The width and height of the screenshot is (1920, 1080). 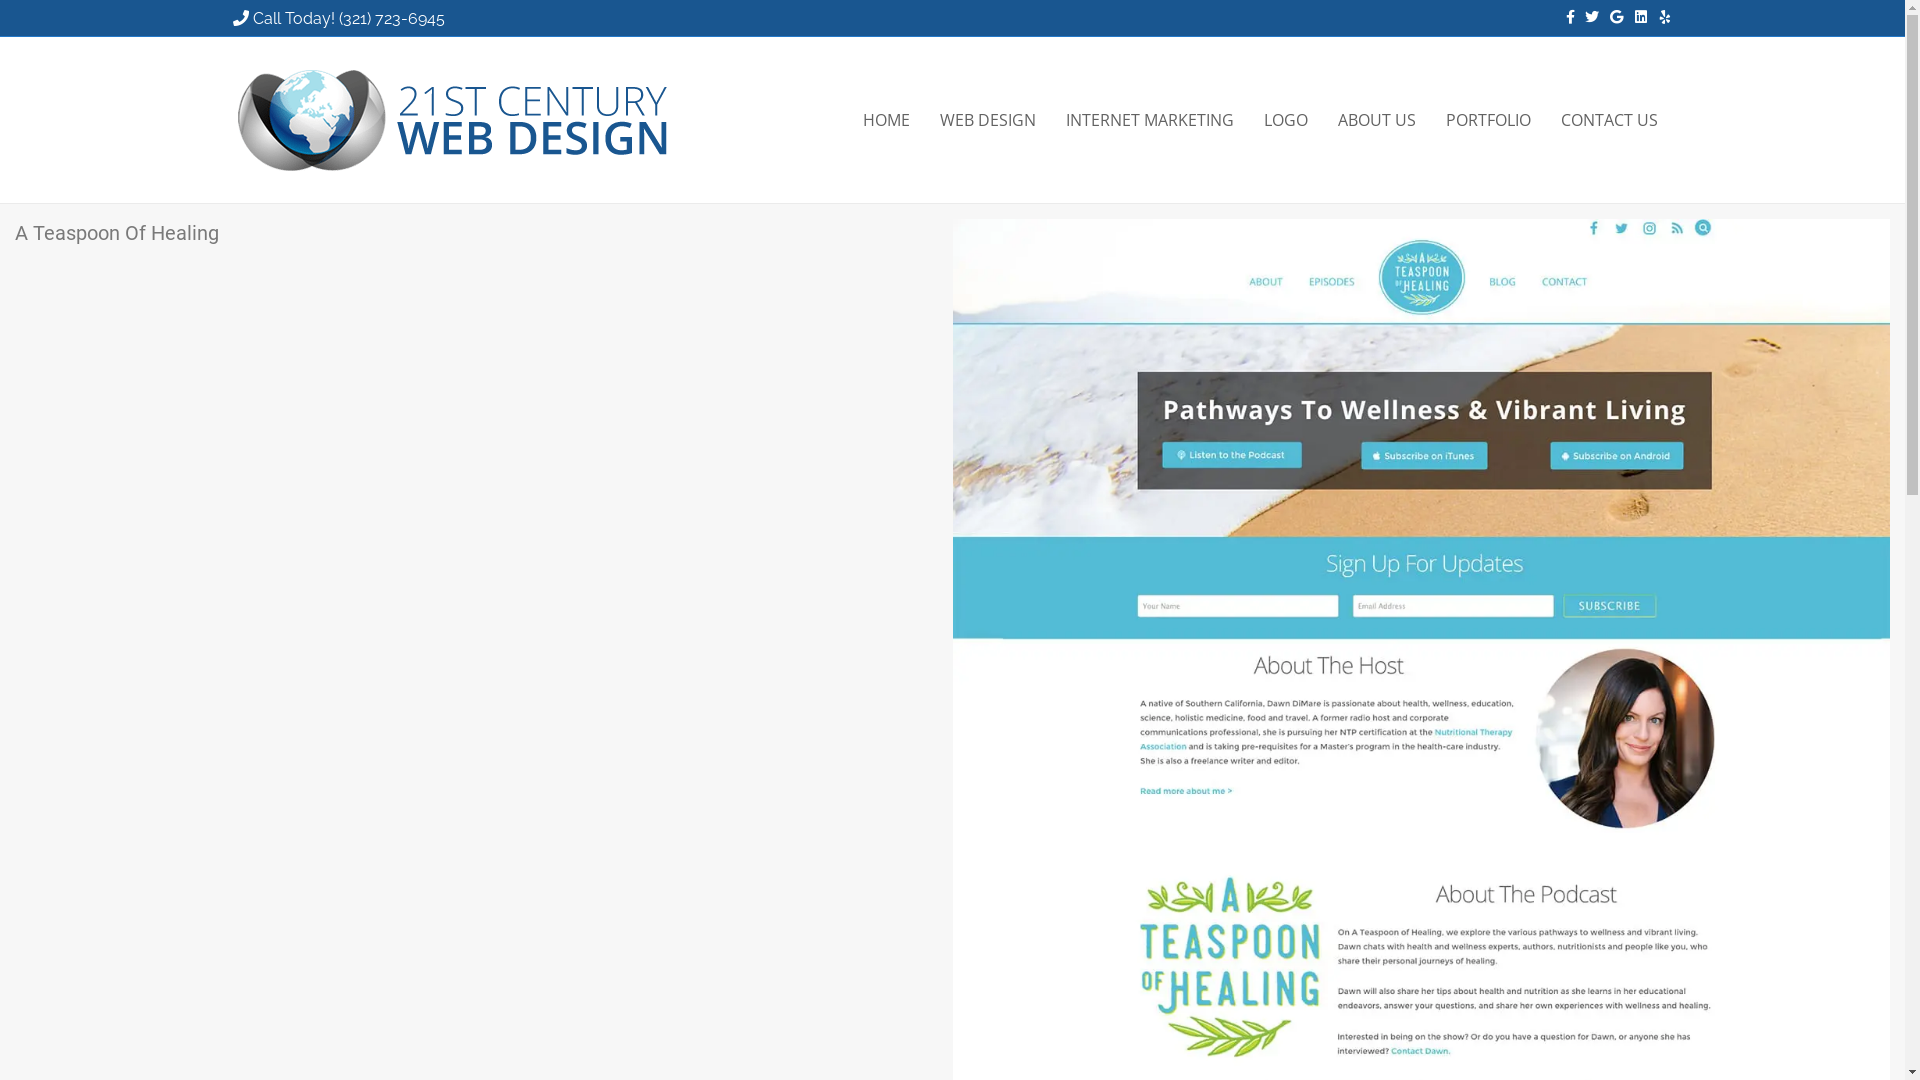 I want to click on 'LOGO', so click(x=1285, y=119).